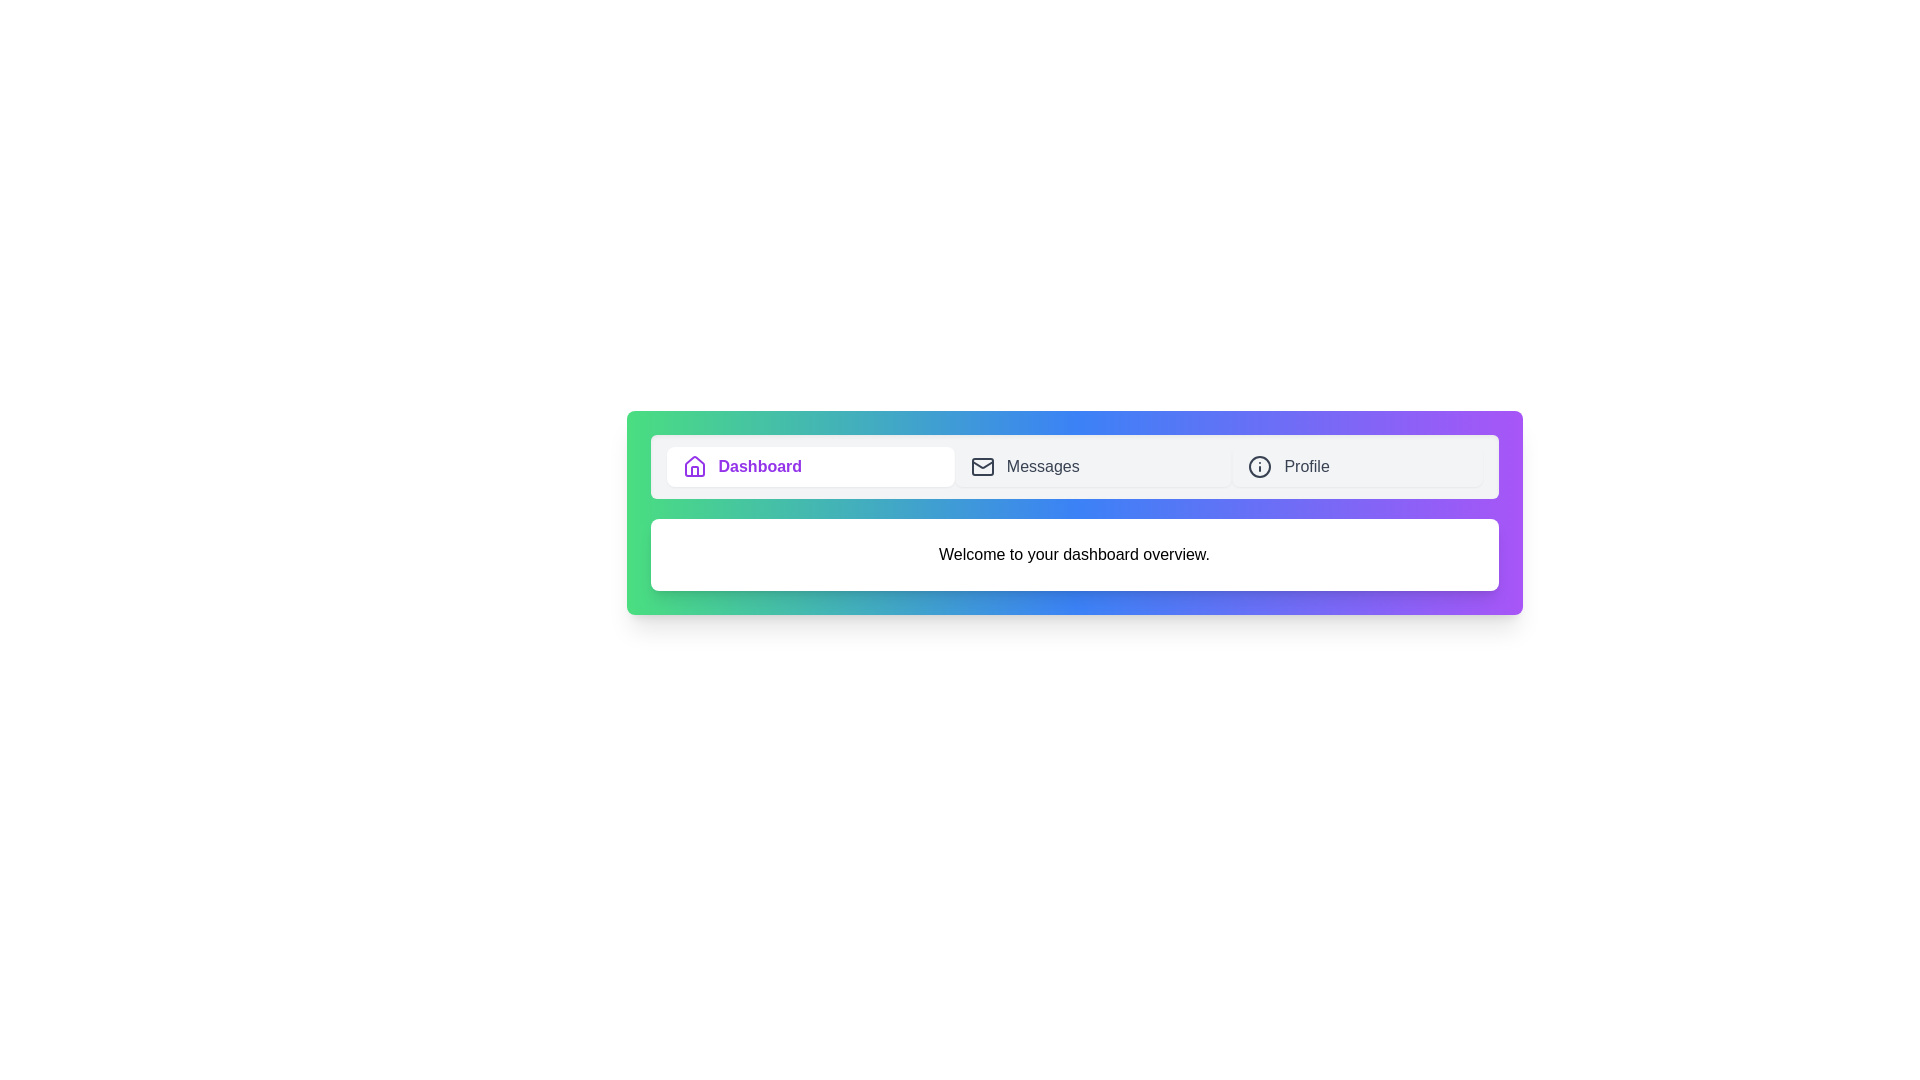  What do you see at coordinates (810, 466) in the screenshot?
I see `the Dashboard tab to switch to its content` at bounding box center [810, 466].